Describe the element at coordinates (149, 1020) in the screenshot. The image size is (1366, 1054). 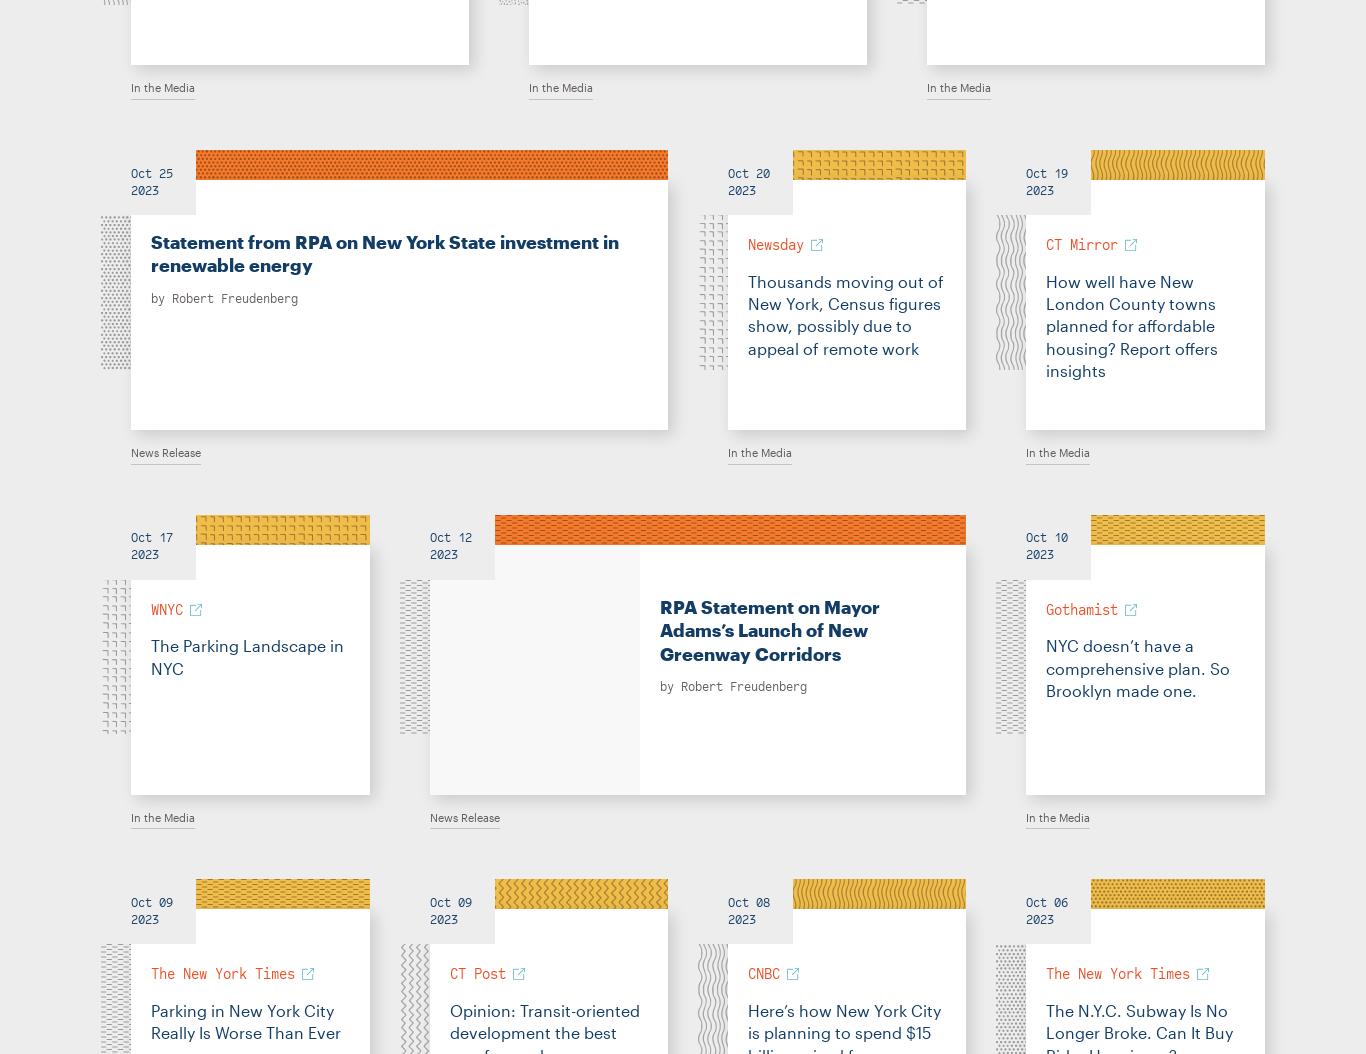
I see `'Parking in New York City Really Is Worse Than Ever'` at that location.